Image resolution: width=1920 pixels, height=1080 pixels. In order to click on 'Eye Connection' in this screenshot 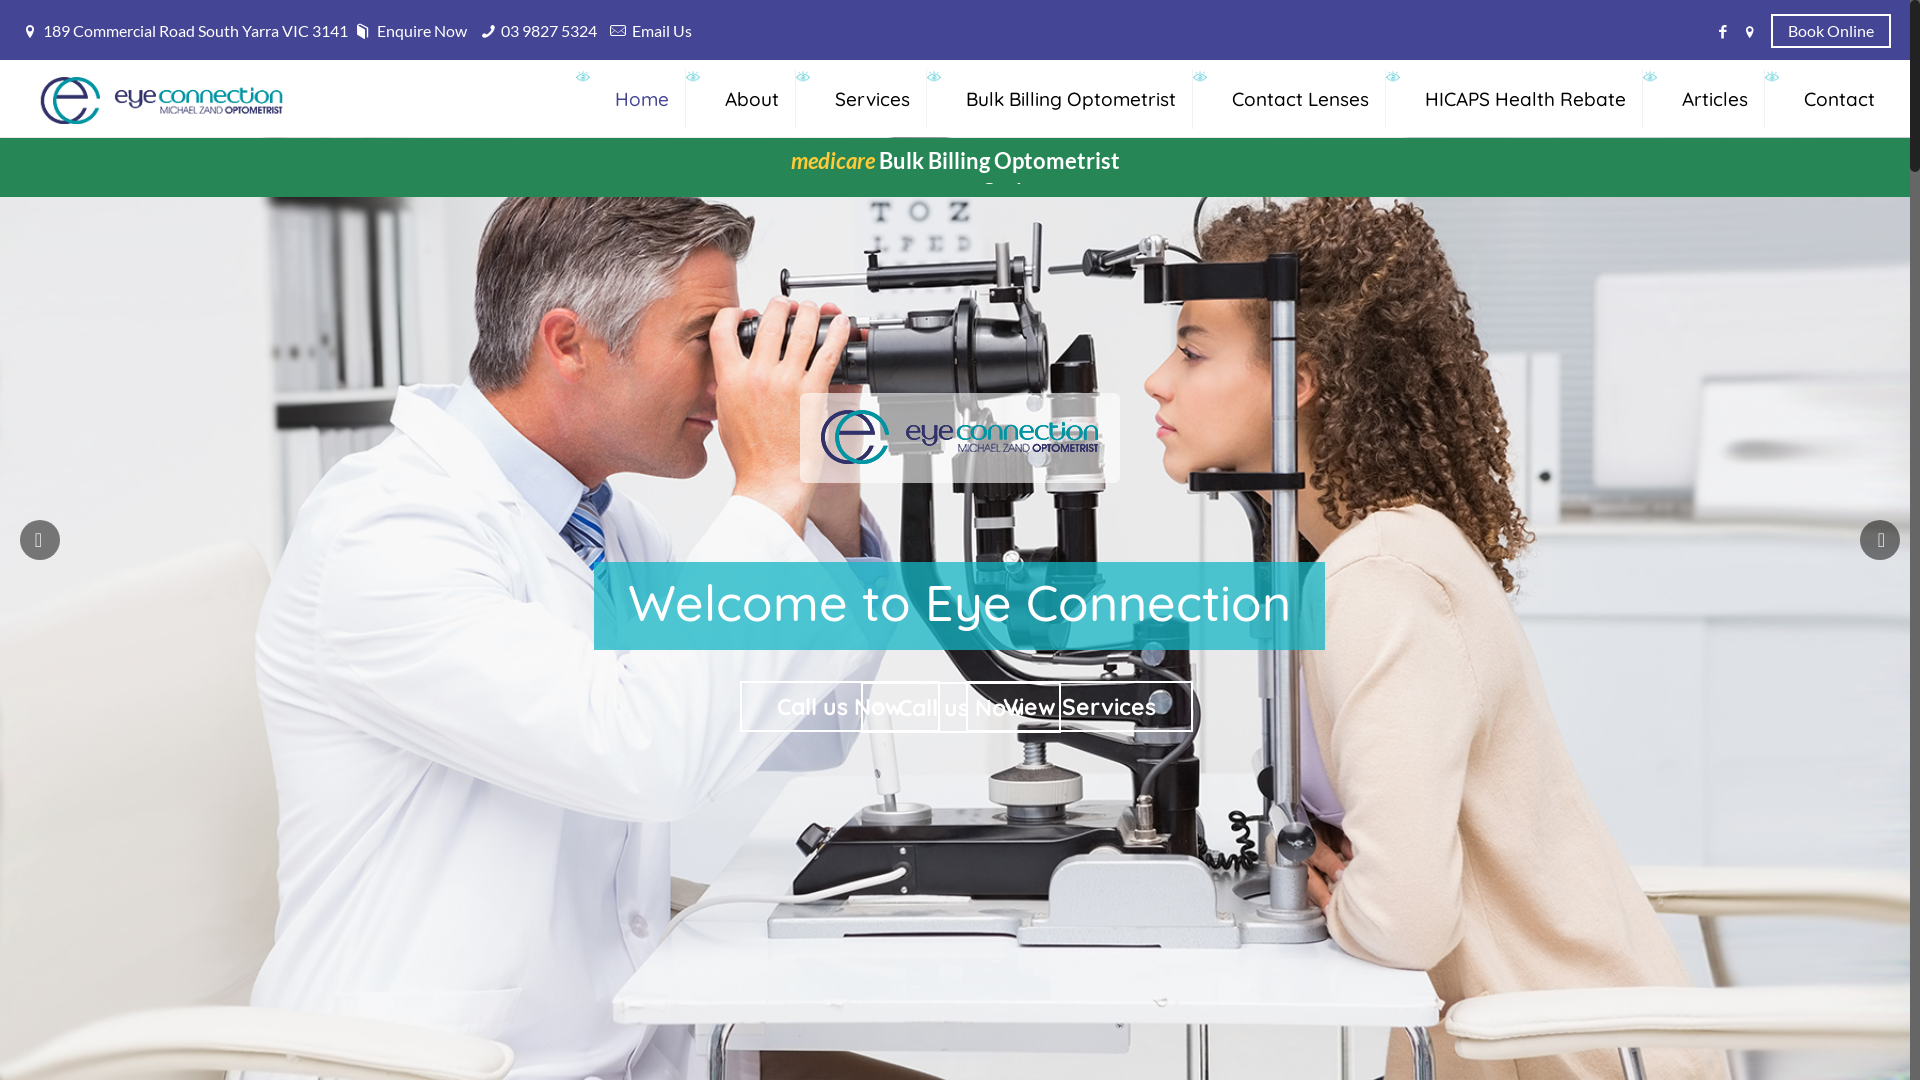, I will do `click(38, 98)`.